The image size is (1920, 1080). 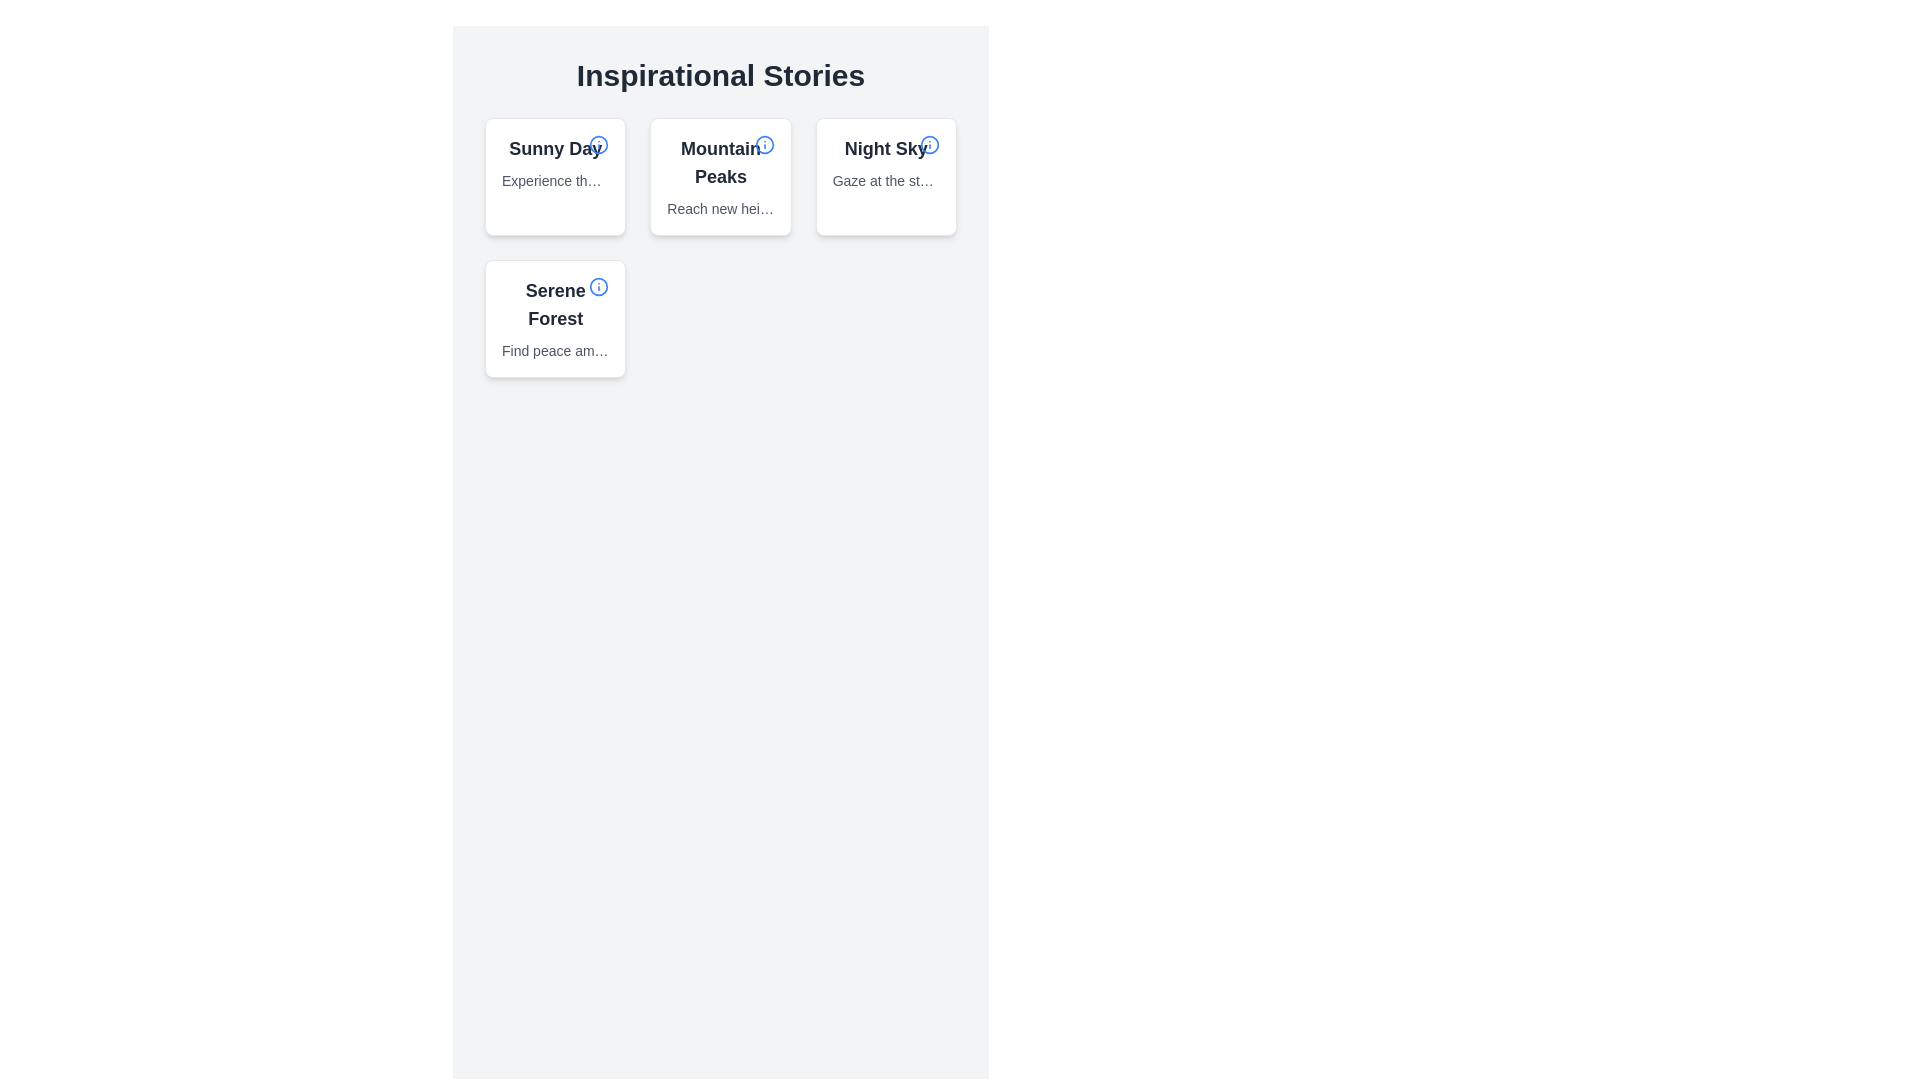 What do you see at coordinates (555, 318) in the screenshot?
I see `the 'Serene Forest' informational card located at the bottom-left of the grid under the 'Inspirational Stories' heading` at bounding box center [555, 318].